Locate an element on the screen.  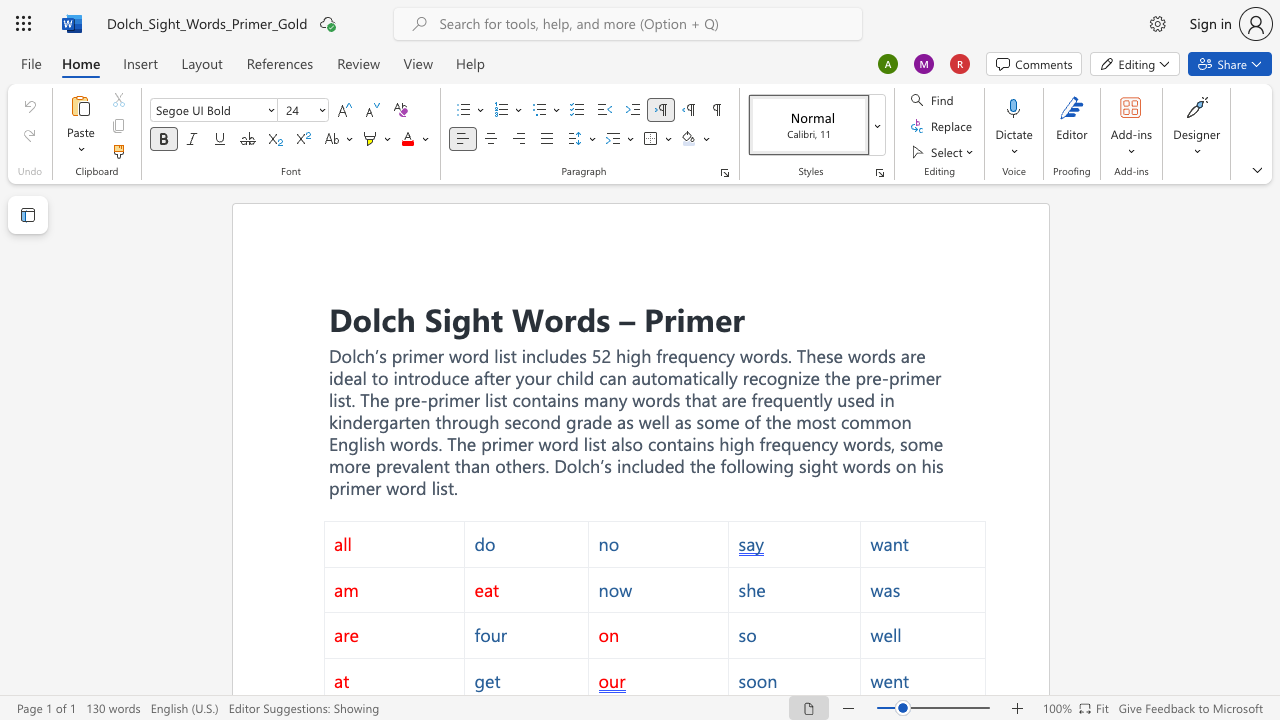
the 7th character "c" in the text is located at coordinates (707, 378).